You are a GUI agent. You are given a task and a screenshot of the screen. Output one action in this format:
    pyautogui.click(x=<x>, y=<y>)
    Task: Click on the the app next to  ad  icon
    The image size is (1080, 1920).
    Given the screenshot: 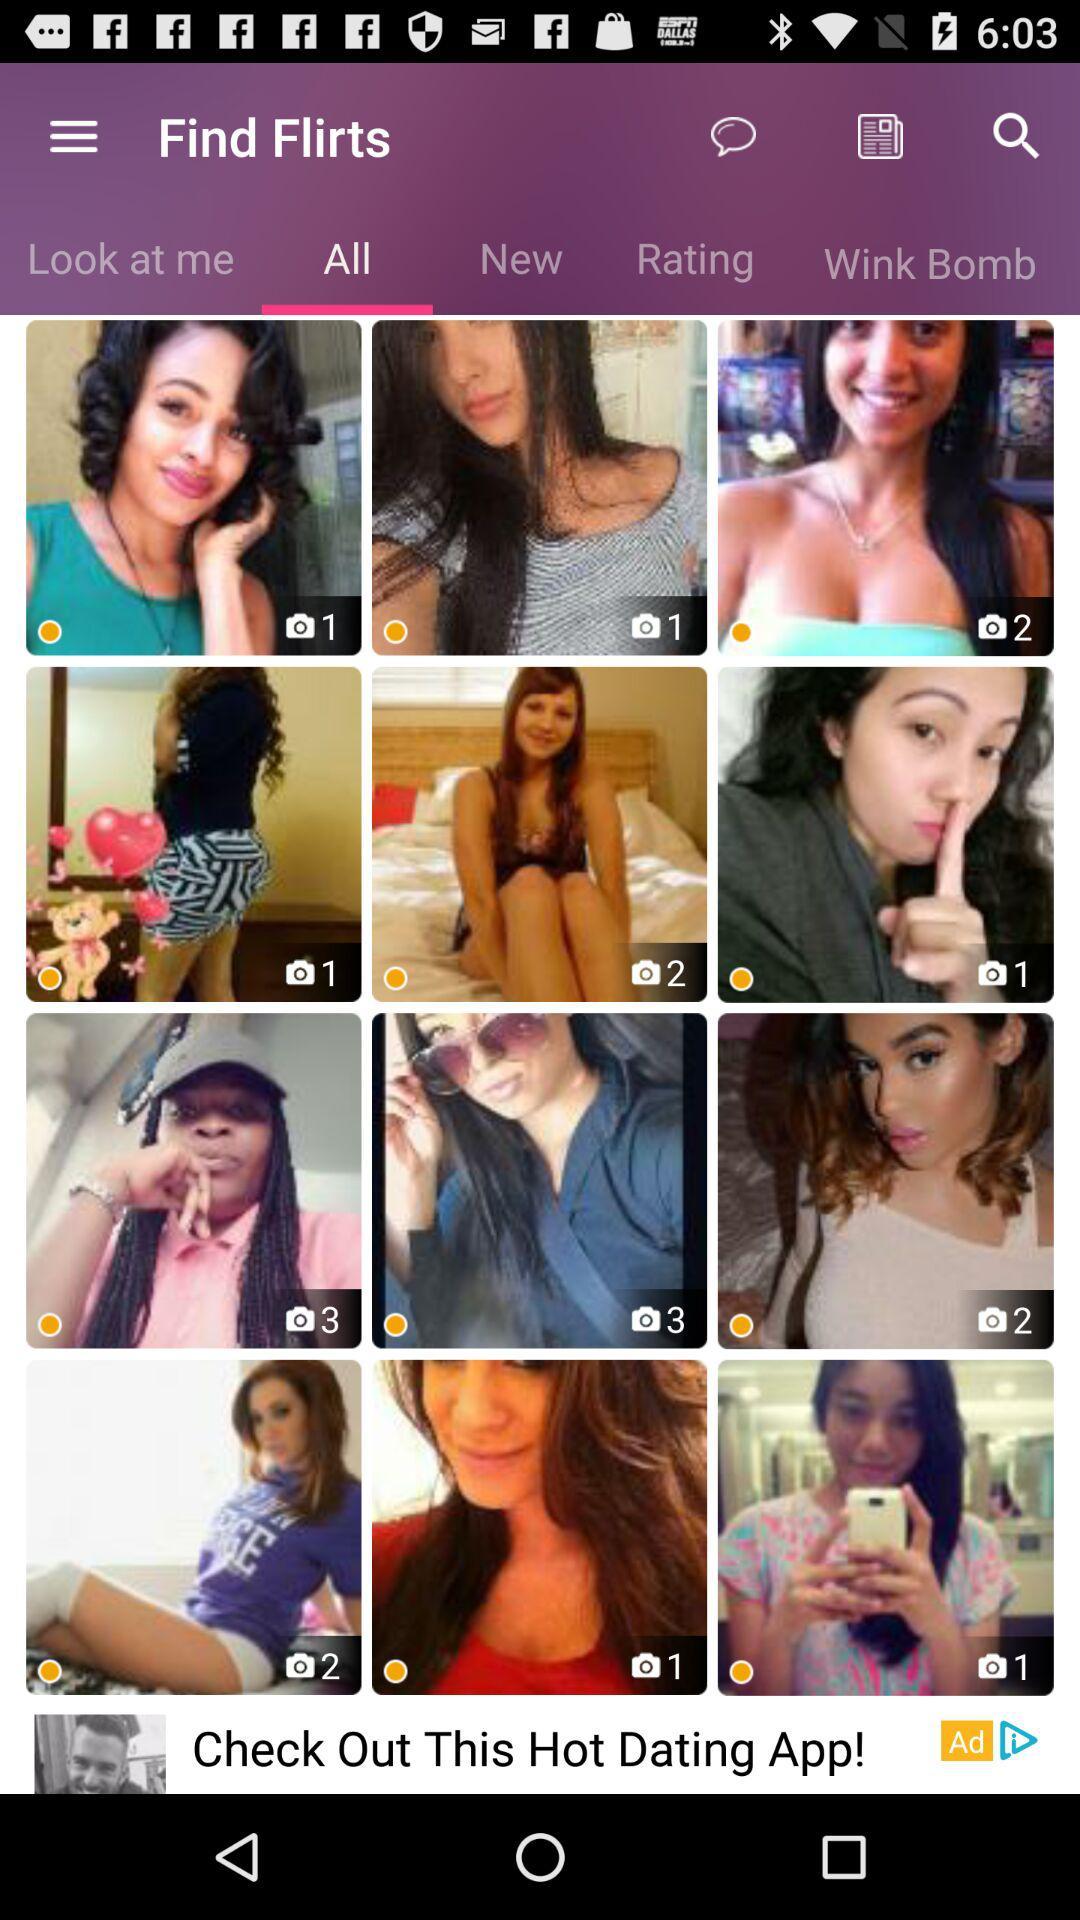 What is the action you would take?
    pyautogui.click(x=566, y=1746)
    